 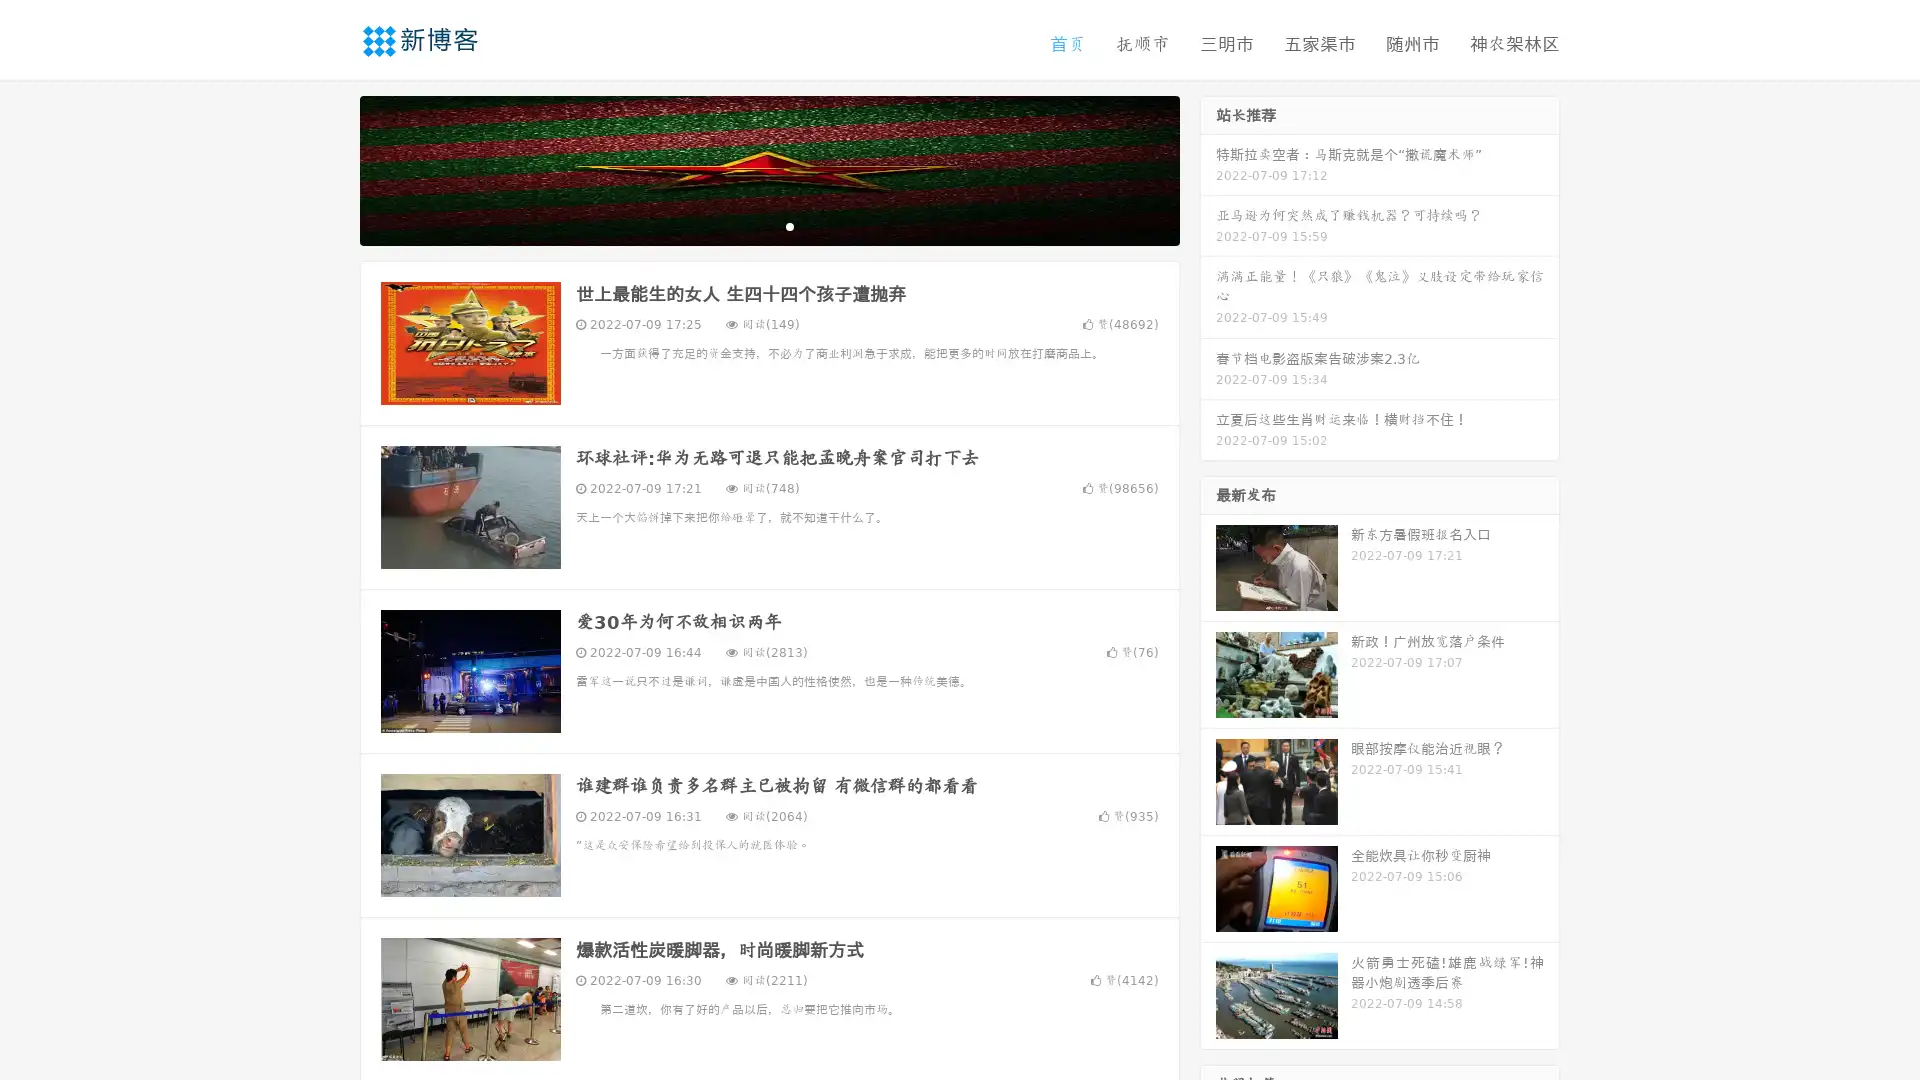 I want to click on Go to slide 2, so click(x=768, y=225).